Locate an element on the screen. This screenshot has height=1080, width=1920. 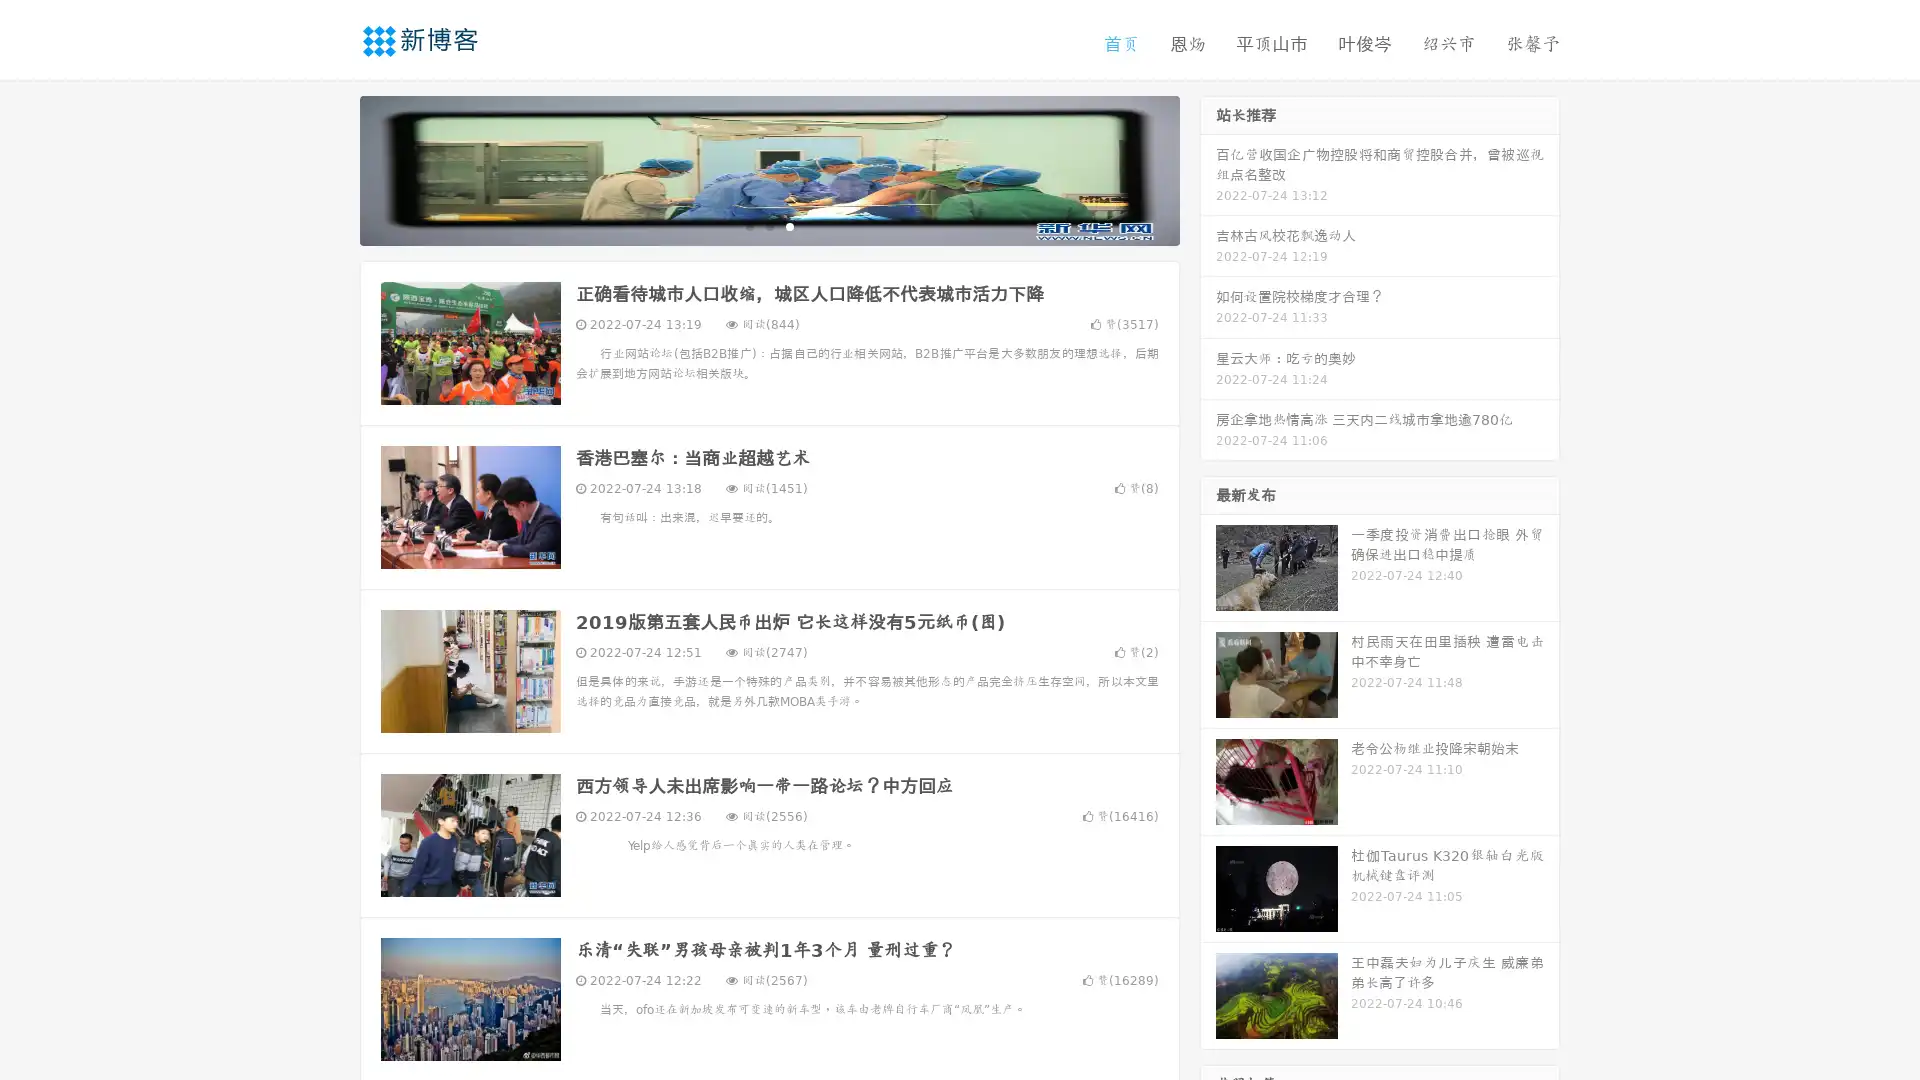
Go to slide 2 is located at coordinates (768, 225).